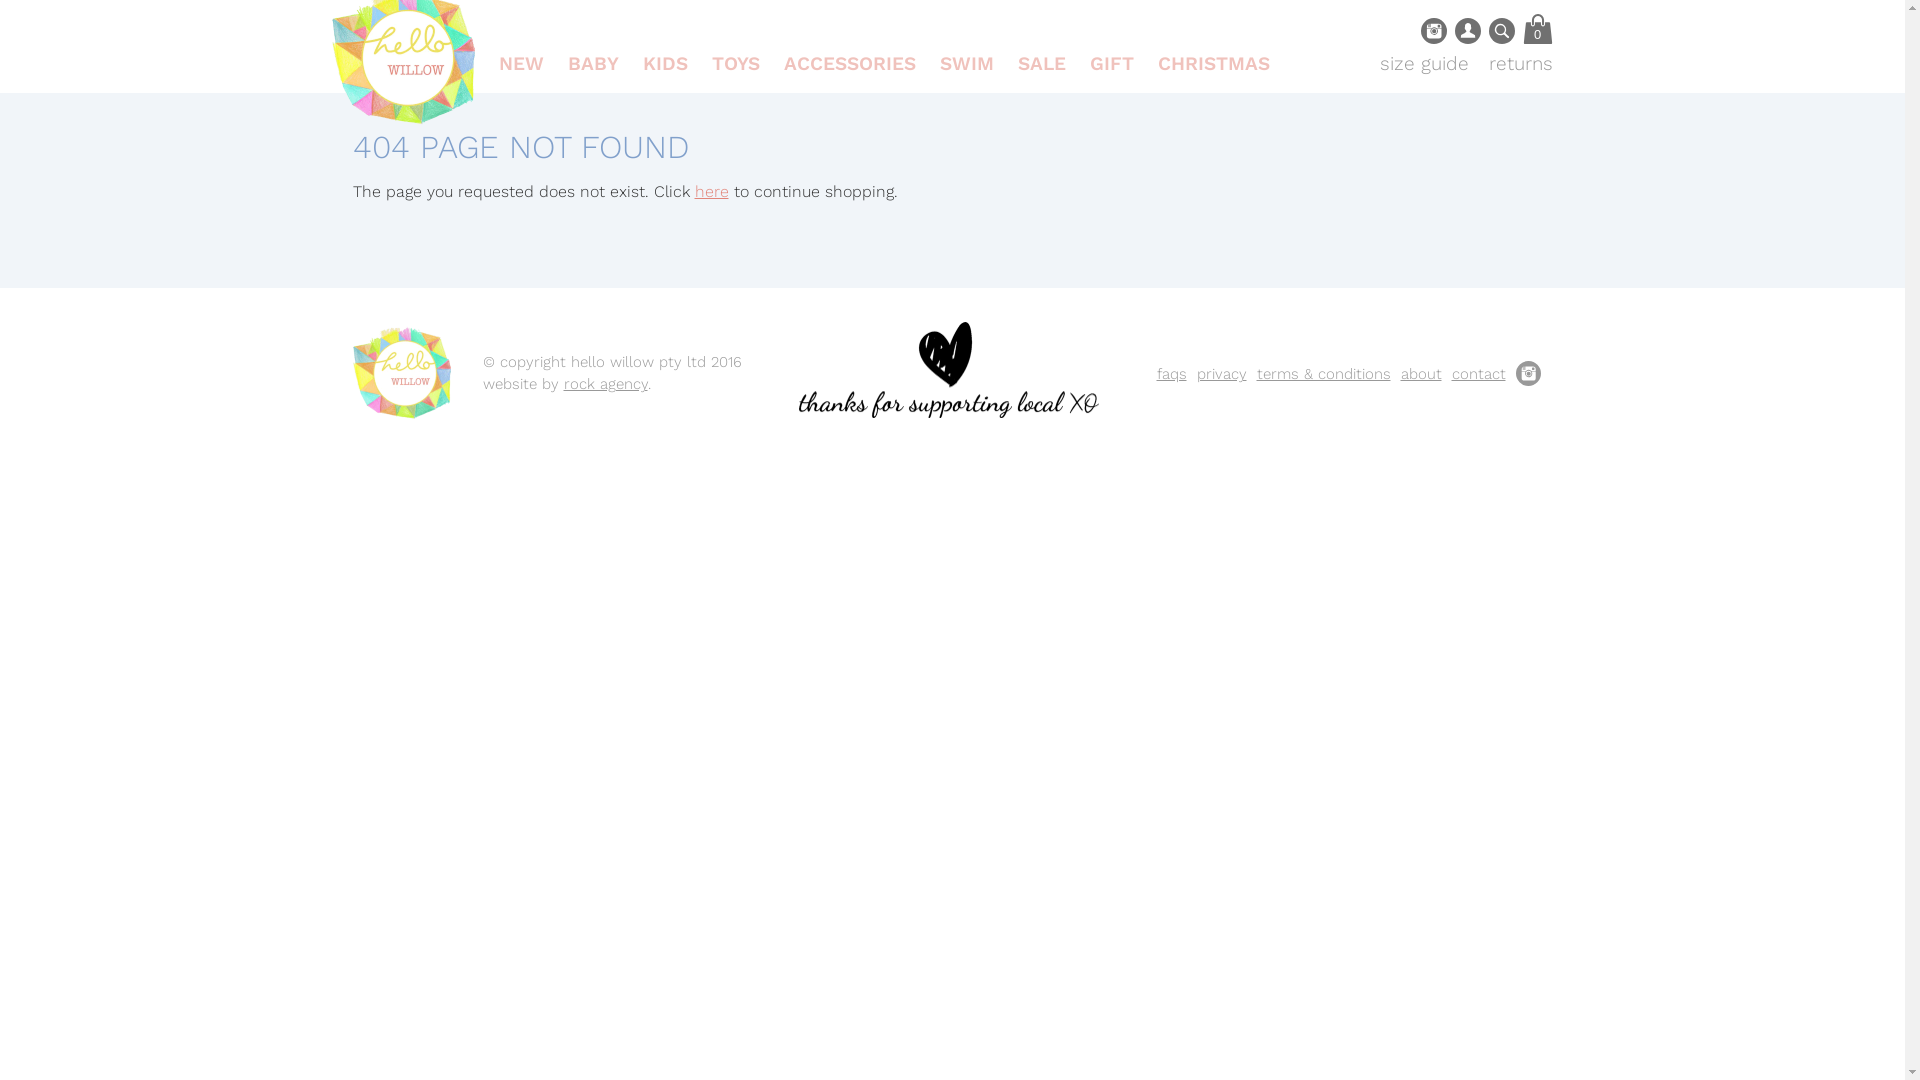 This screenshot has height=1080, width=1920. Describe the element at coordinates (966, 63) in the screenshot. I see `'SWIM'` at that location.